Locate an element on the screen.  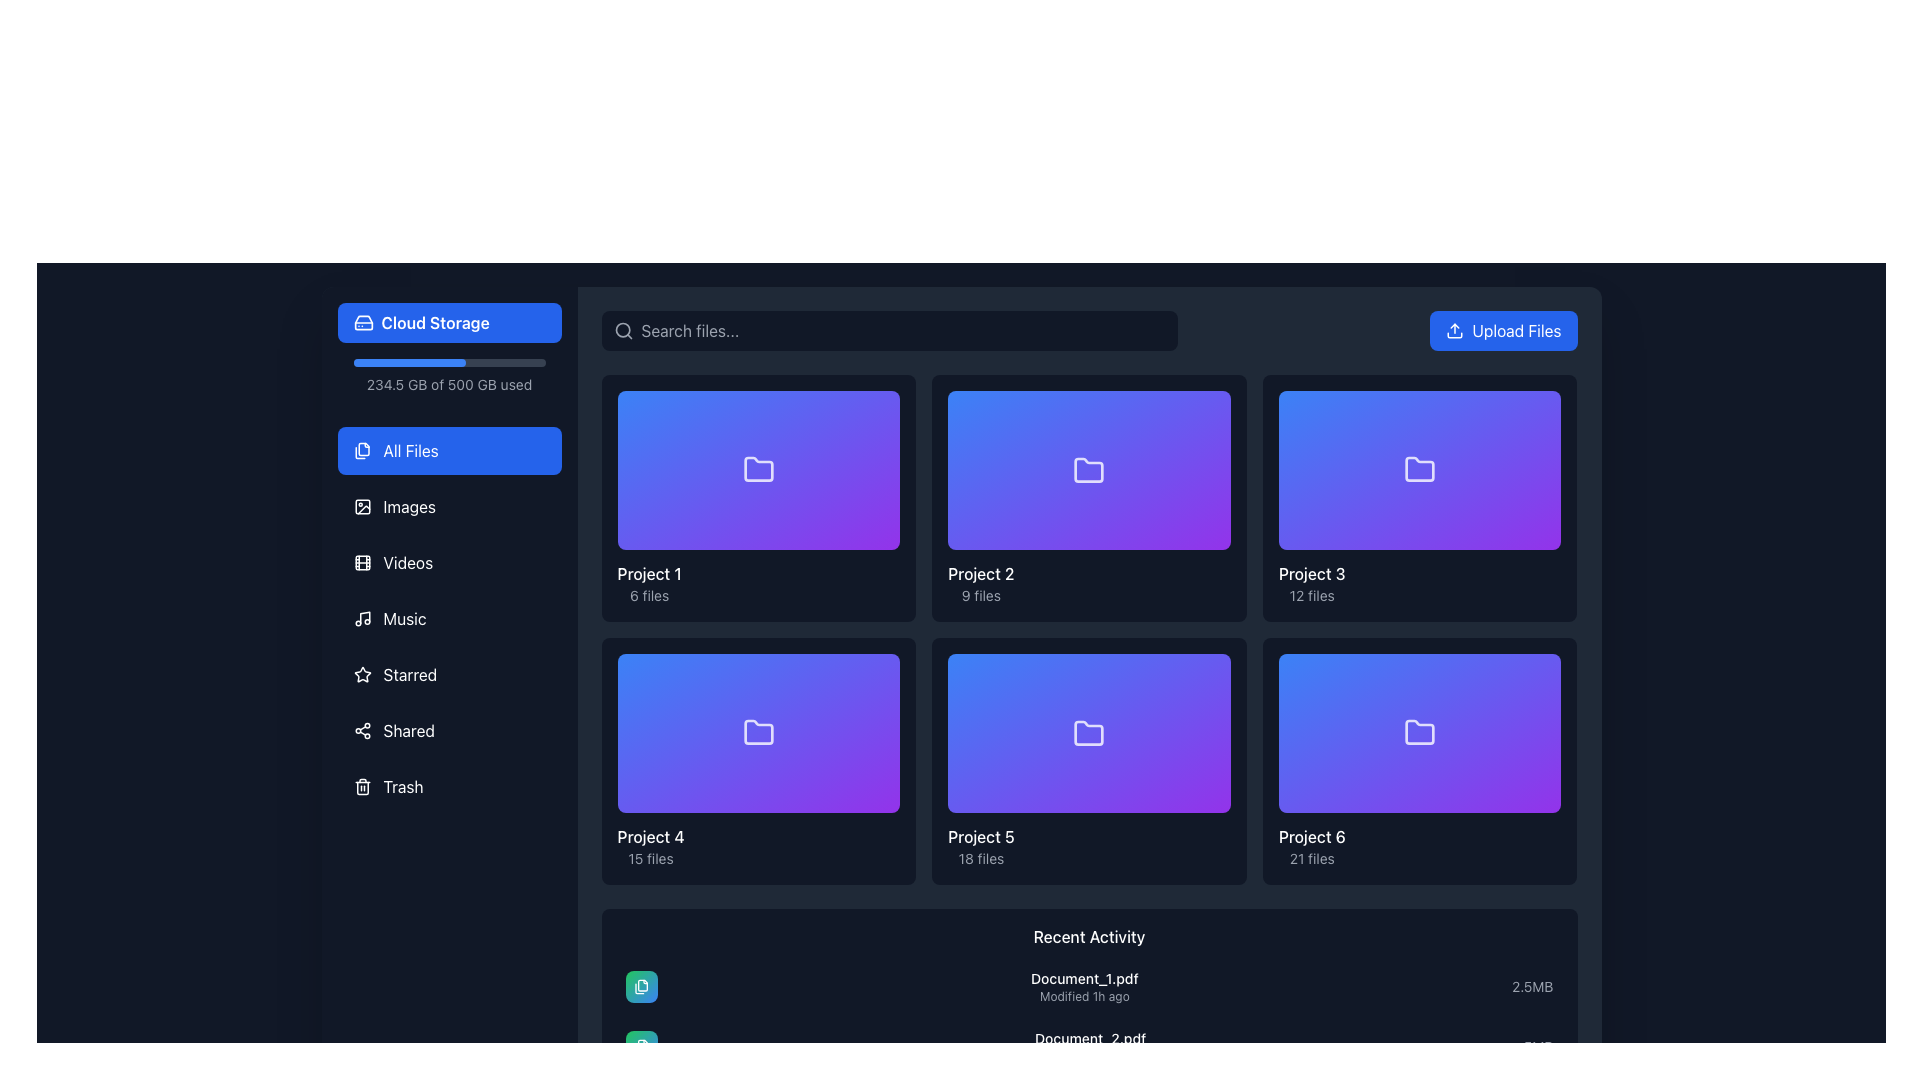
the interactive star icon located at the bottom-right of the 'Project 1' thumbnail using keyboard support is located at coordinates (883, 583).